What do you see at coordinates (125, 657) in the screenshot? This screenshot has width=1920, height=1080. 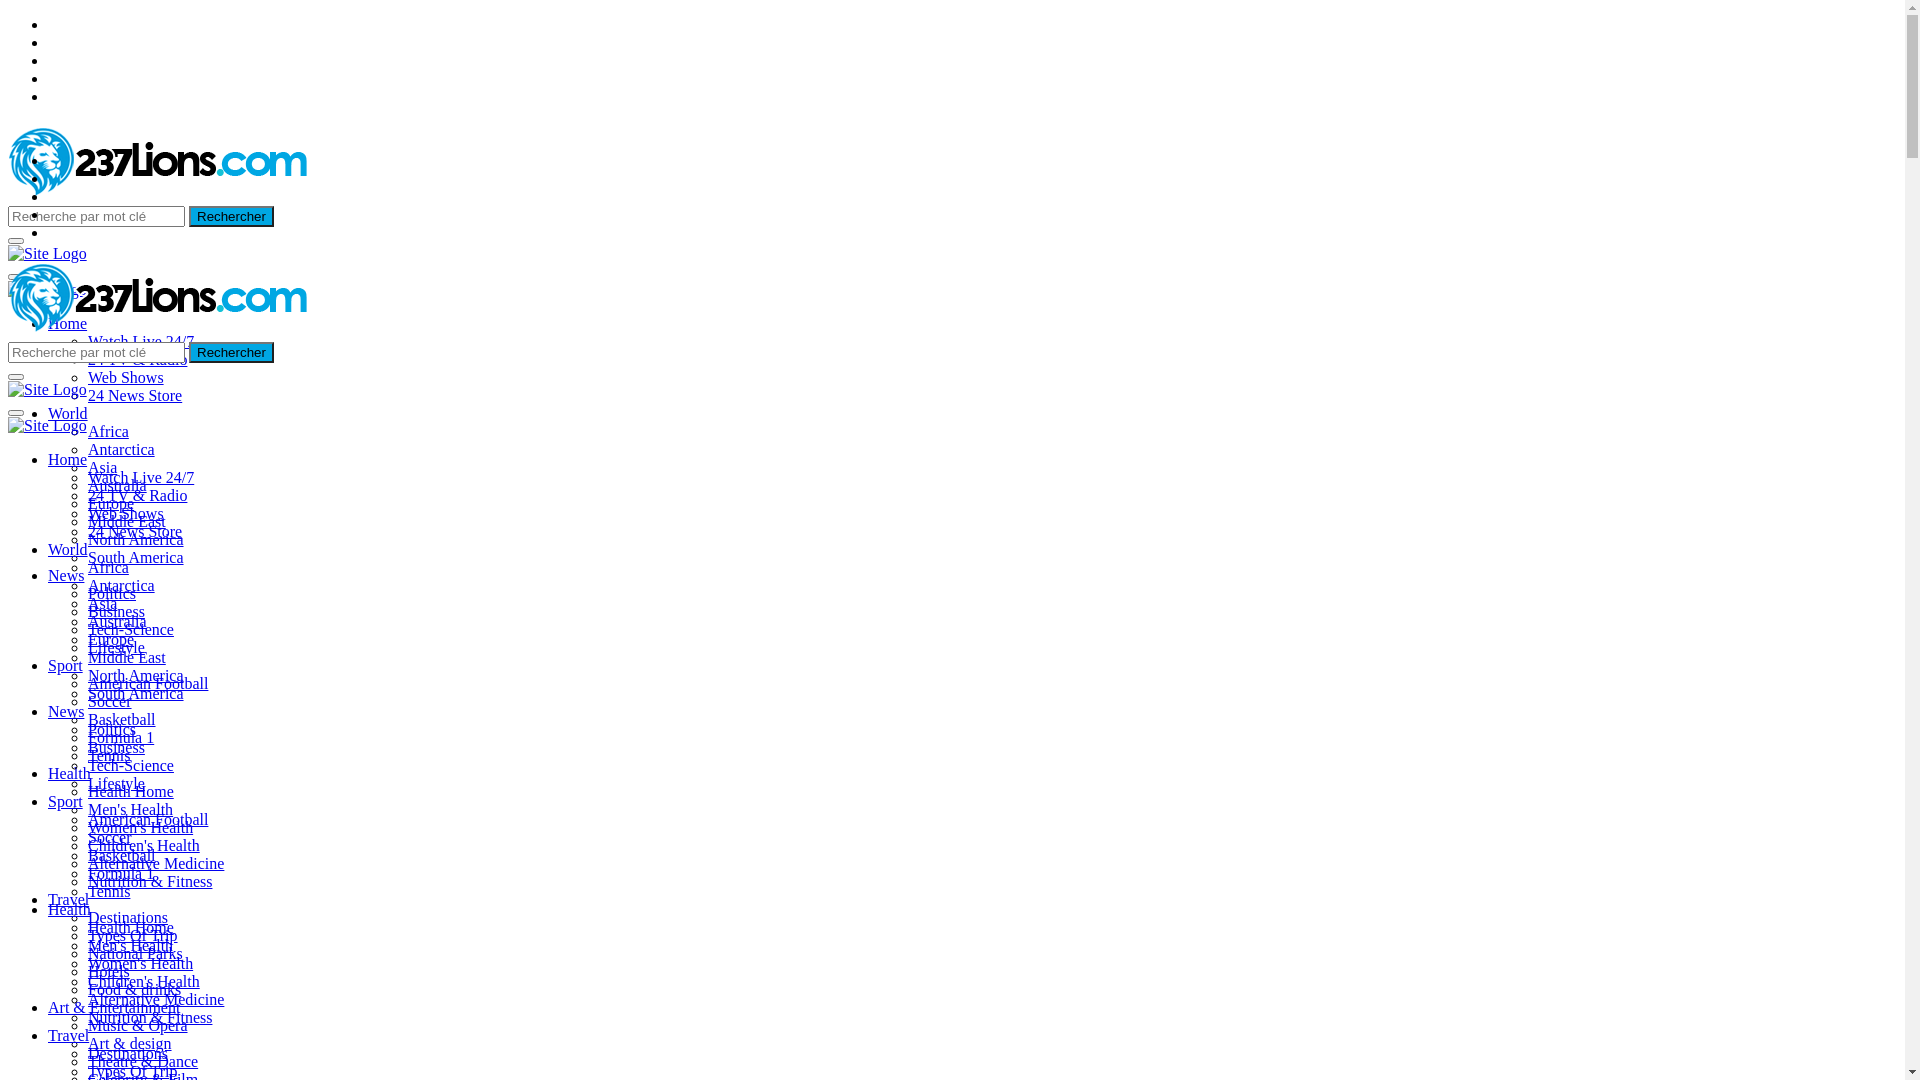 I see `'Middle East'` at bounding box center [125, 657].